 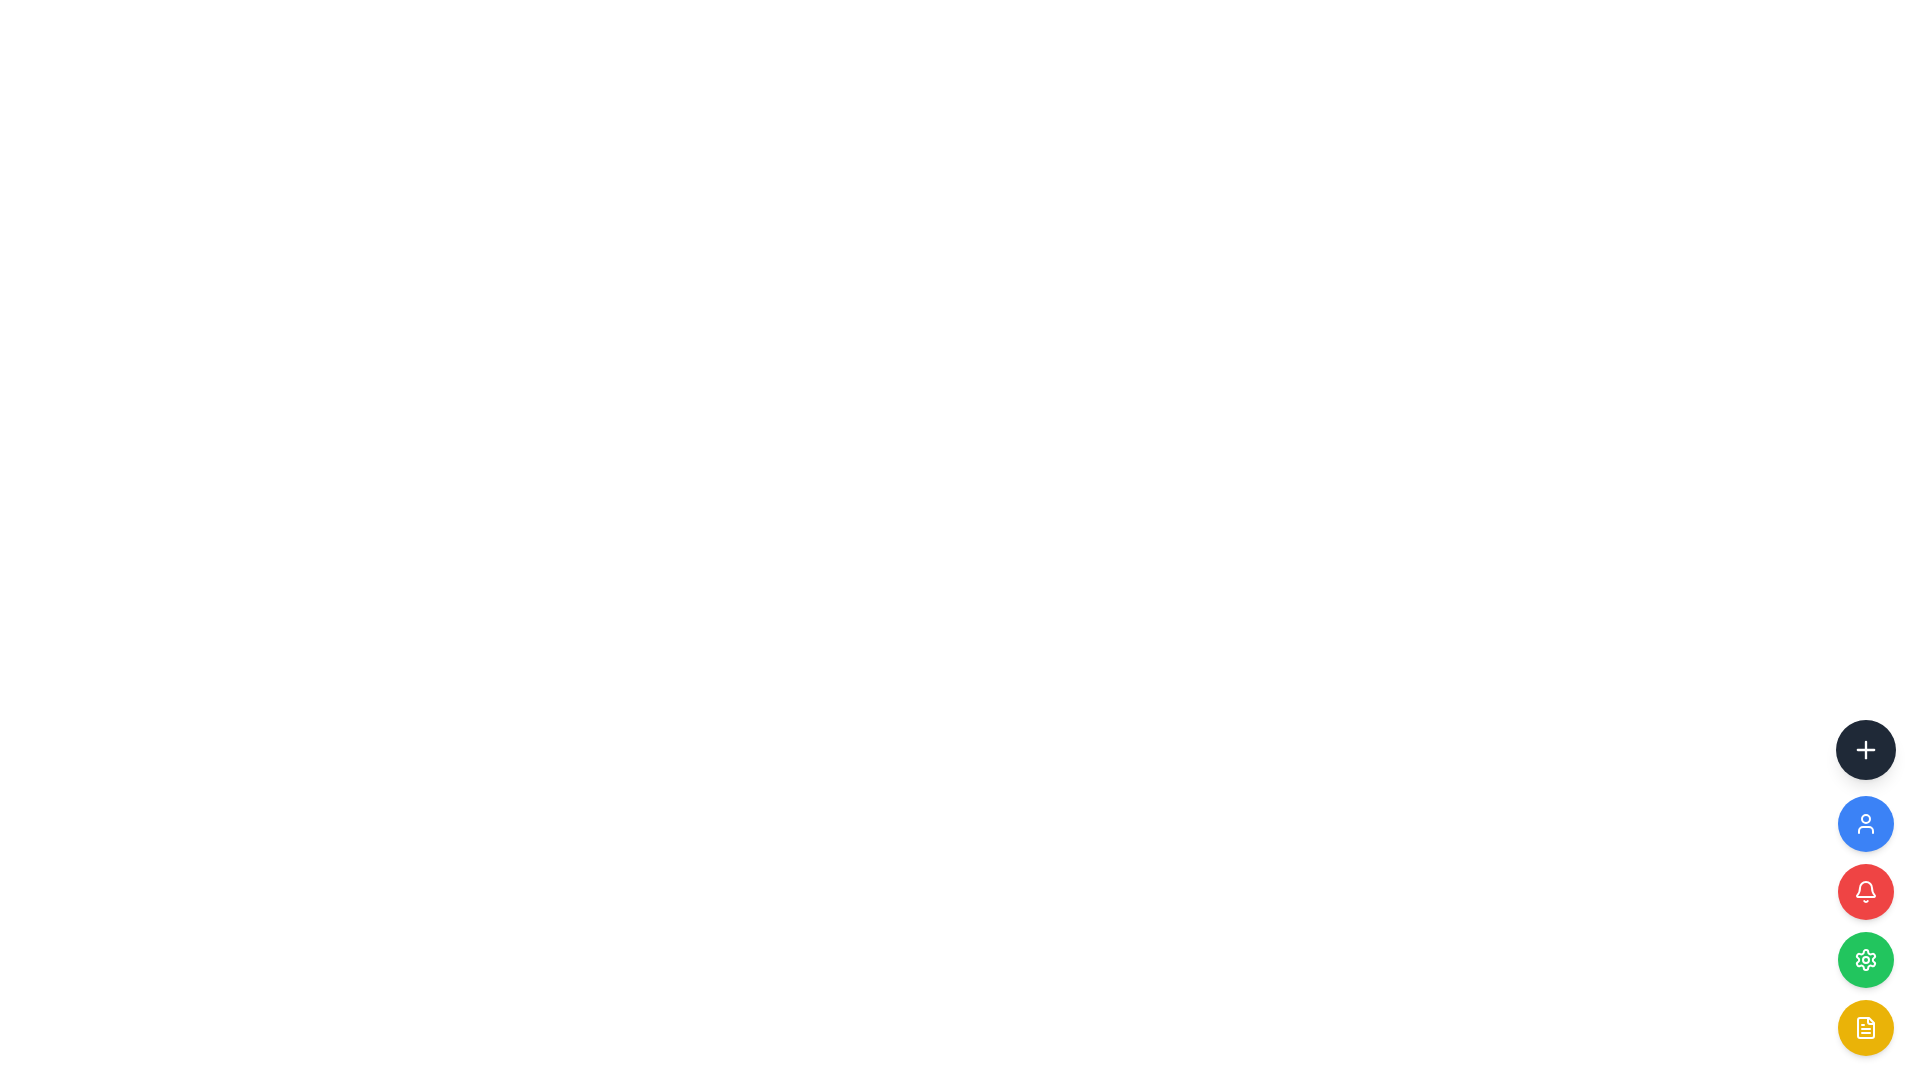 I want to click on the circular button with a dark background and a white plus icon in the center, so click(x=1865, y=749).